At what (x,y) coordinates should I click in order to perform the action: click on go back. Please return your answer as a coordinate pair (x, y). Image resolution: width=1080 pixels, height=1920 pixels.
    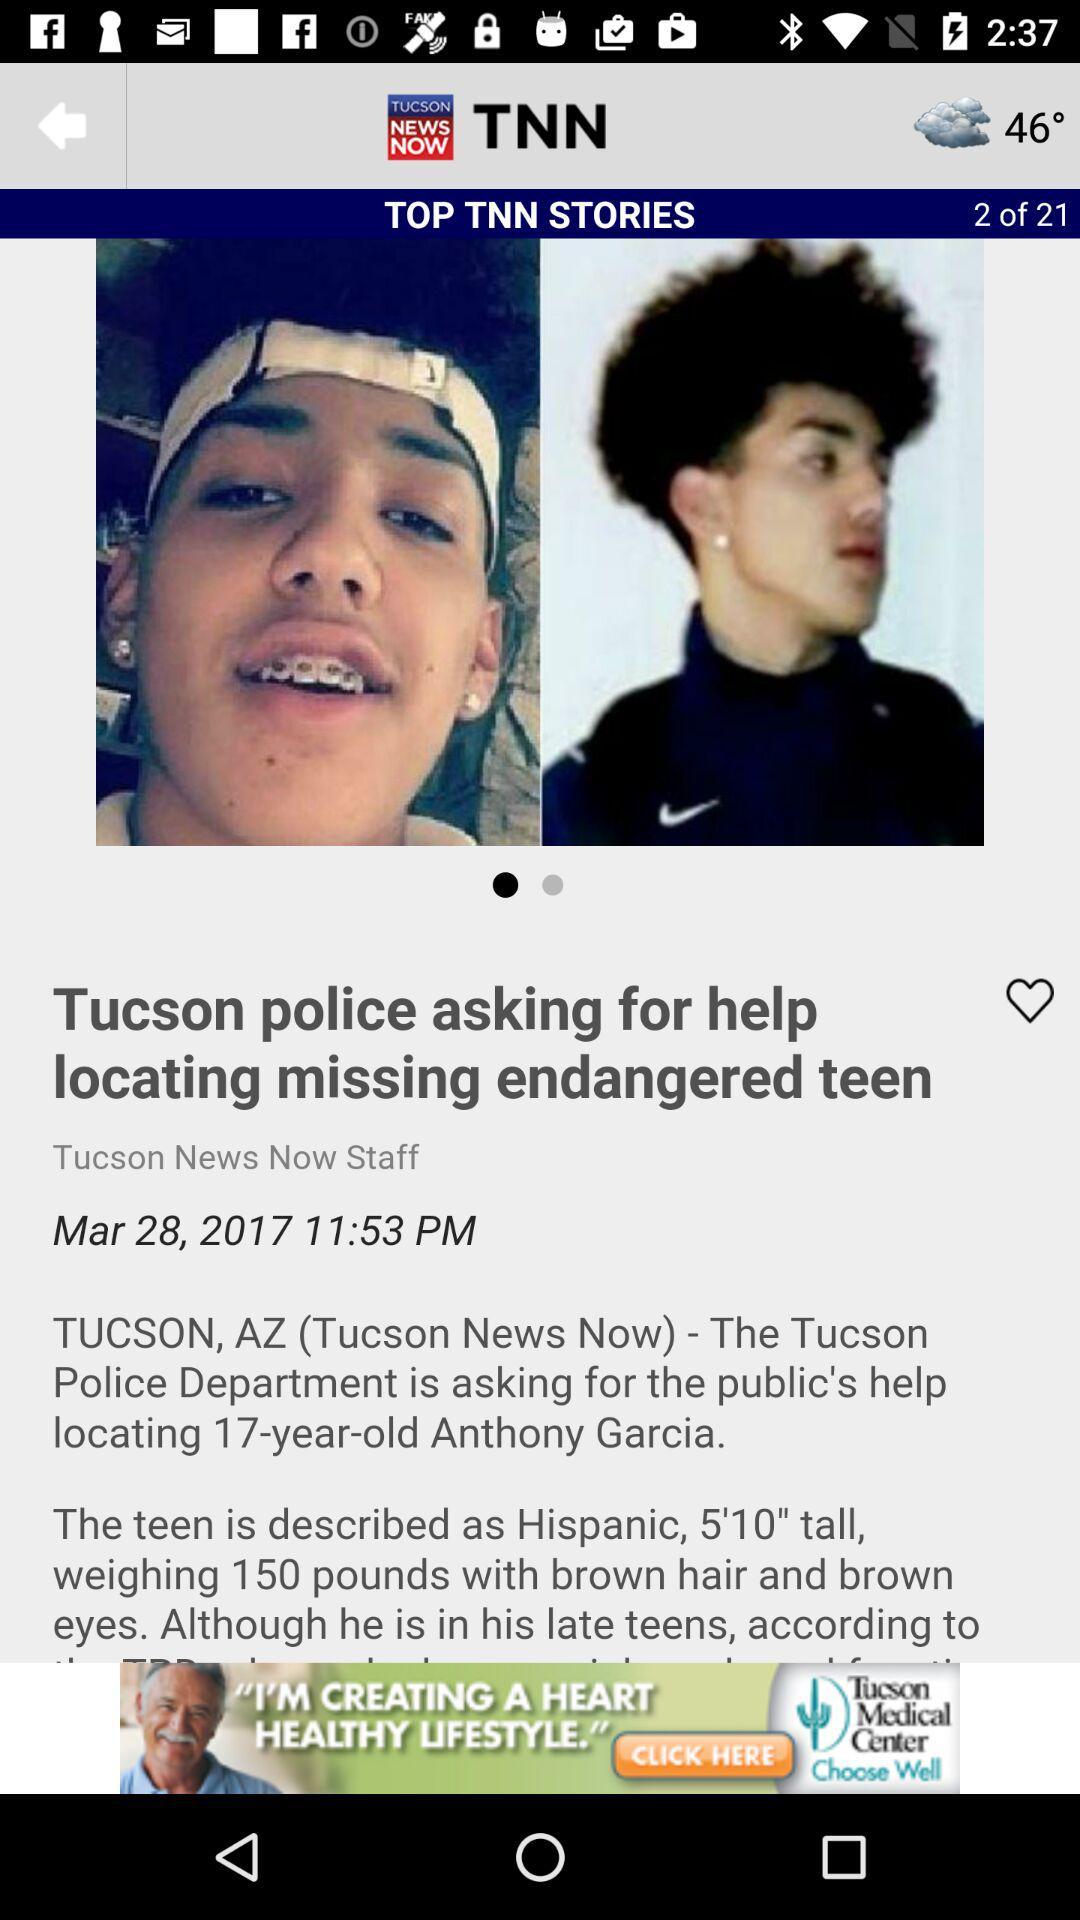
    Looking at the image, I should click on (61, 124).